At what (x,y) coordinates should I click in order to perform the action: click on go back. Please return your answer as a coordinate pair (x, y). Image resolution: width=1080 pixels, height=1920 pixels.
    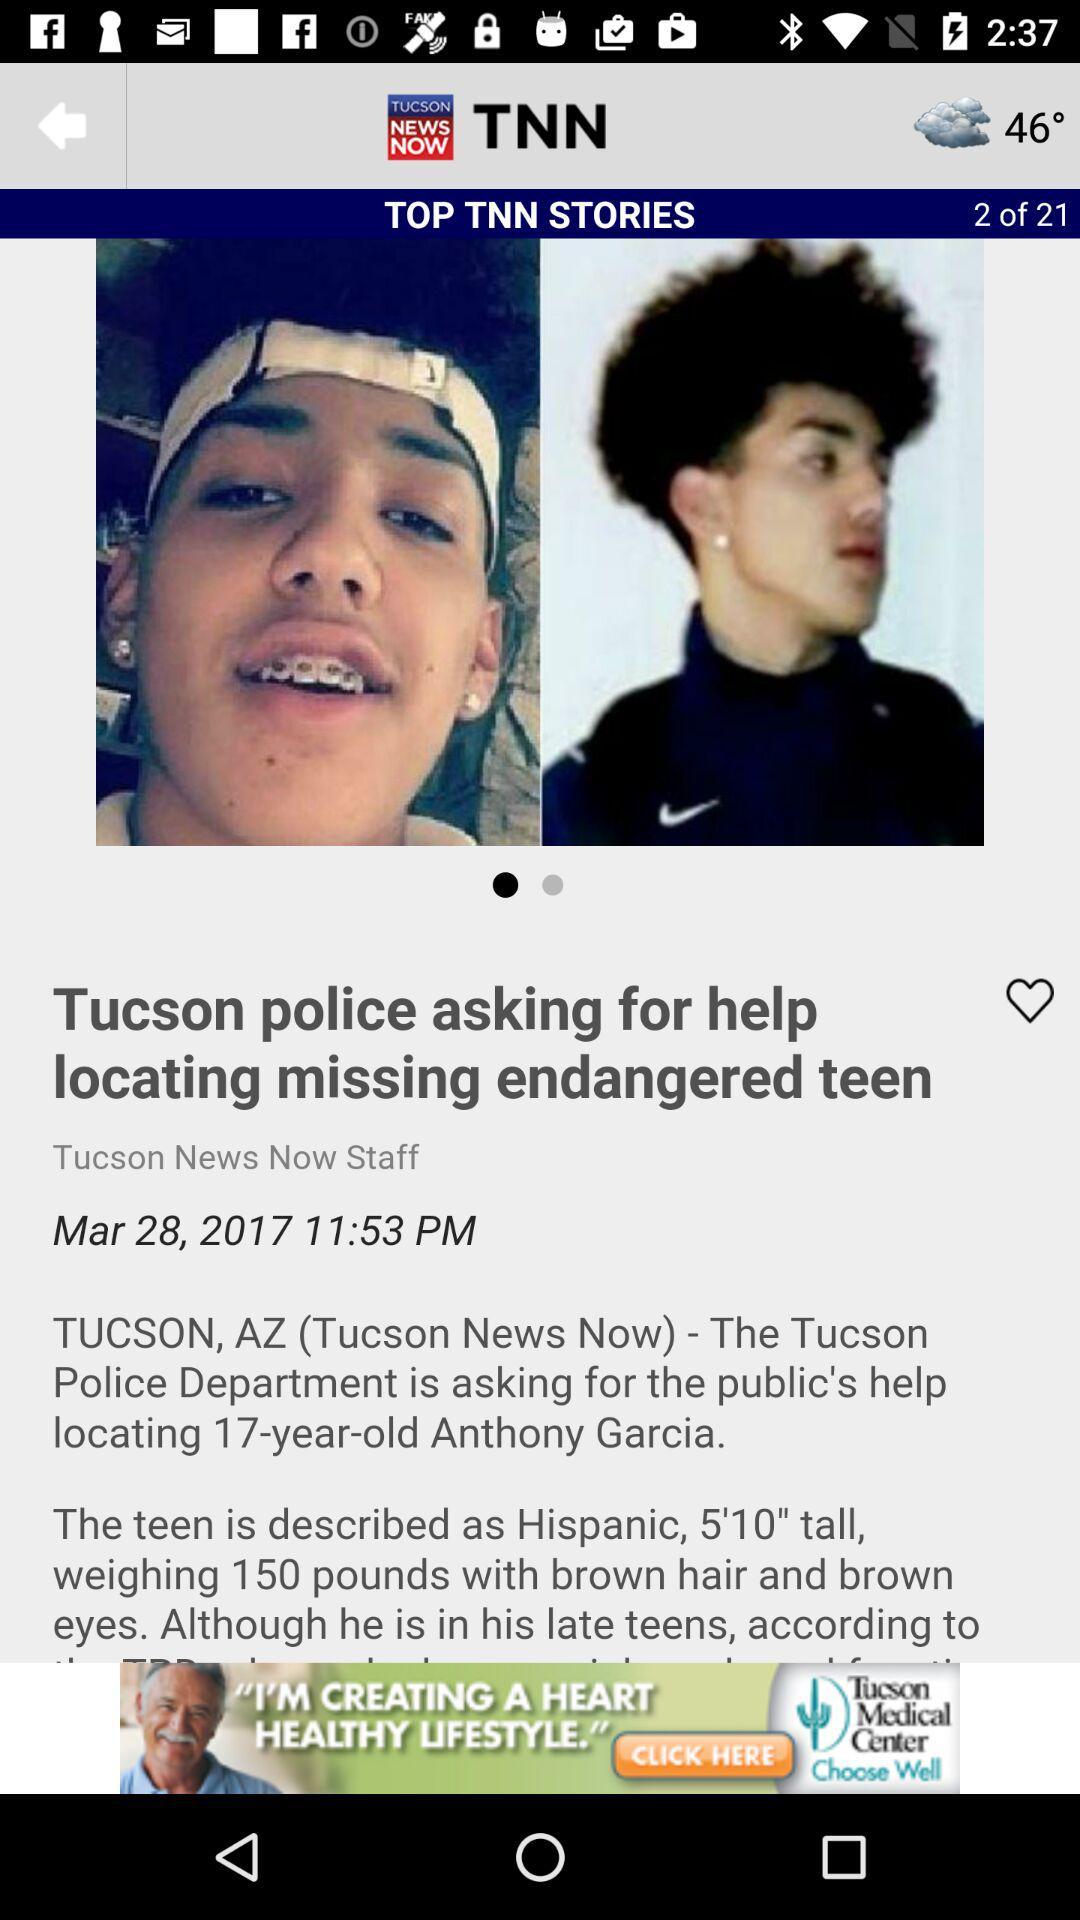
    Looking at the image, I should click on (61, 124).